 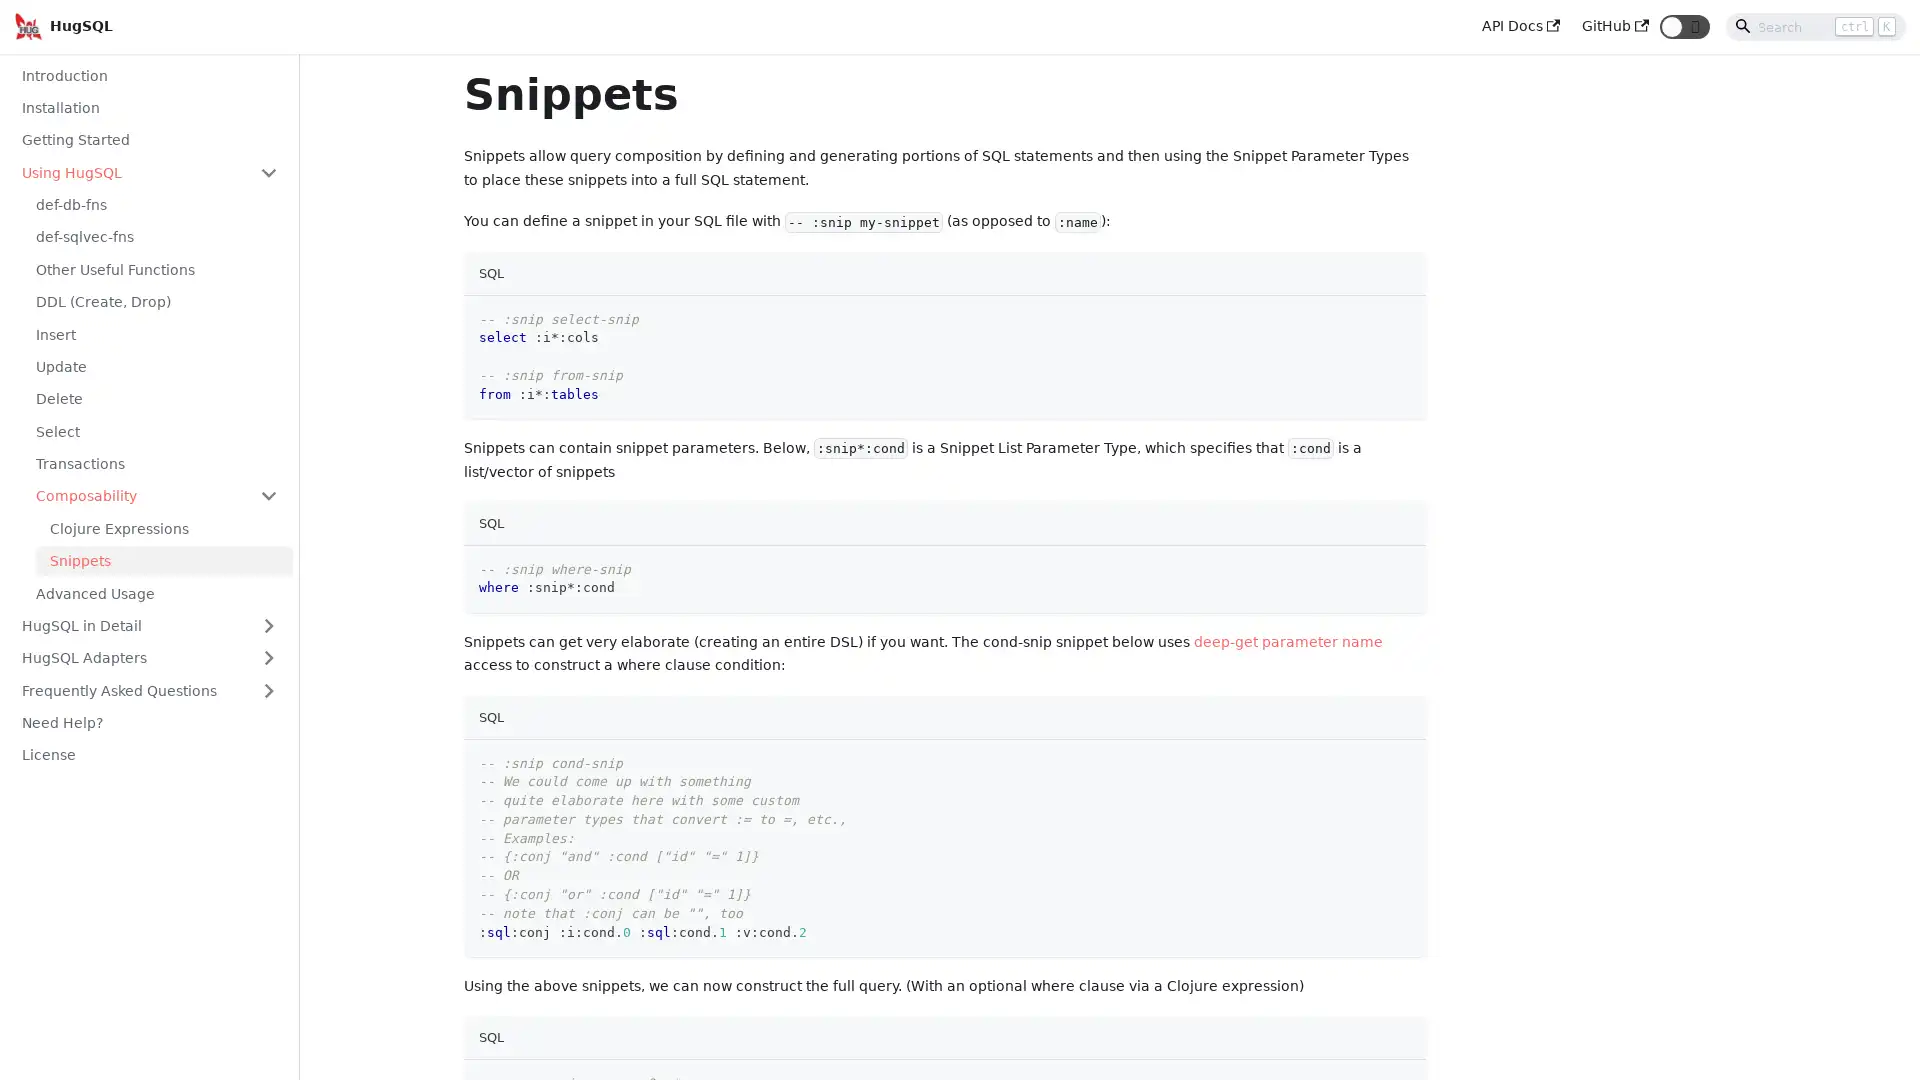 What do you see at coordinates (267, 657) in the screenshot?
I see `Toggle the collapsible sidebar category 'HugSQL Adapters'` at bounding box center [267, 657].